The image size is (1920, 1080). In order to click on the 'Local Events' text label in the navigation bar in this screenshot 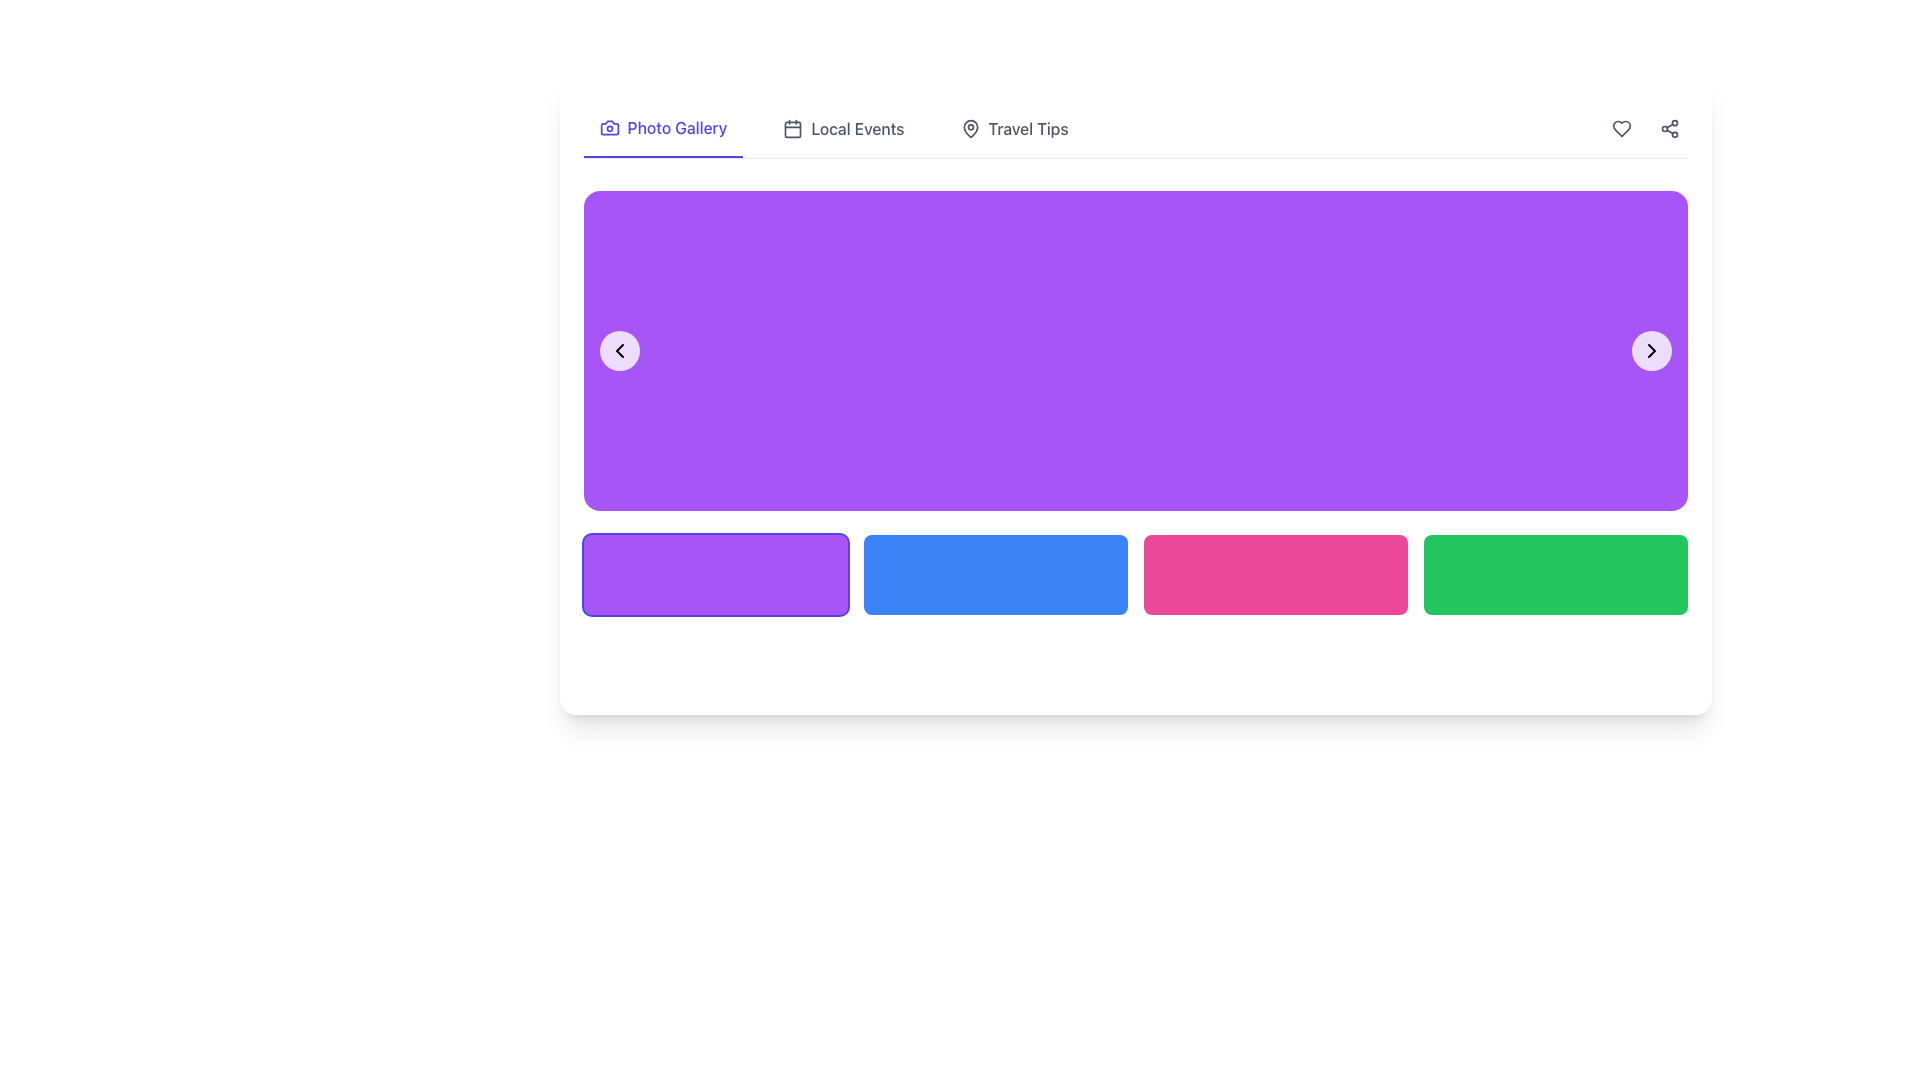, I will do `click(857, 128)`.